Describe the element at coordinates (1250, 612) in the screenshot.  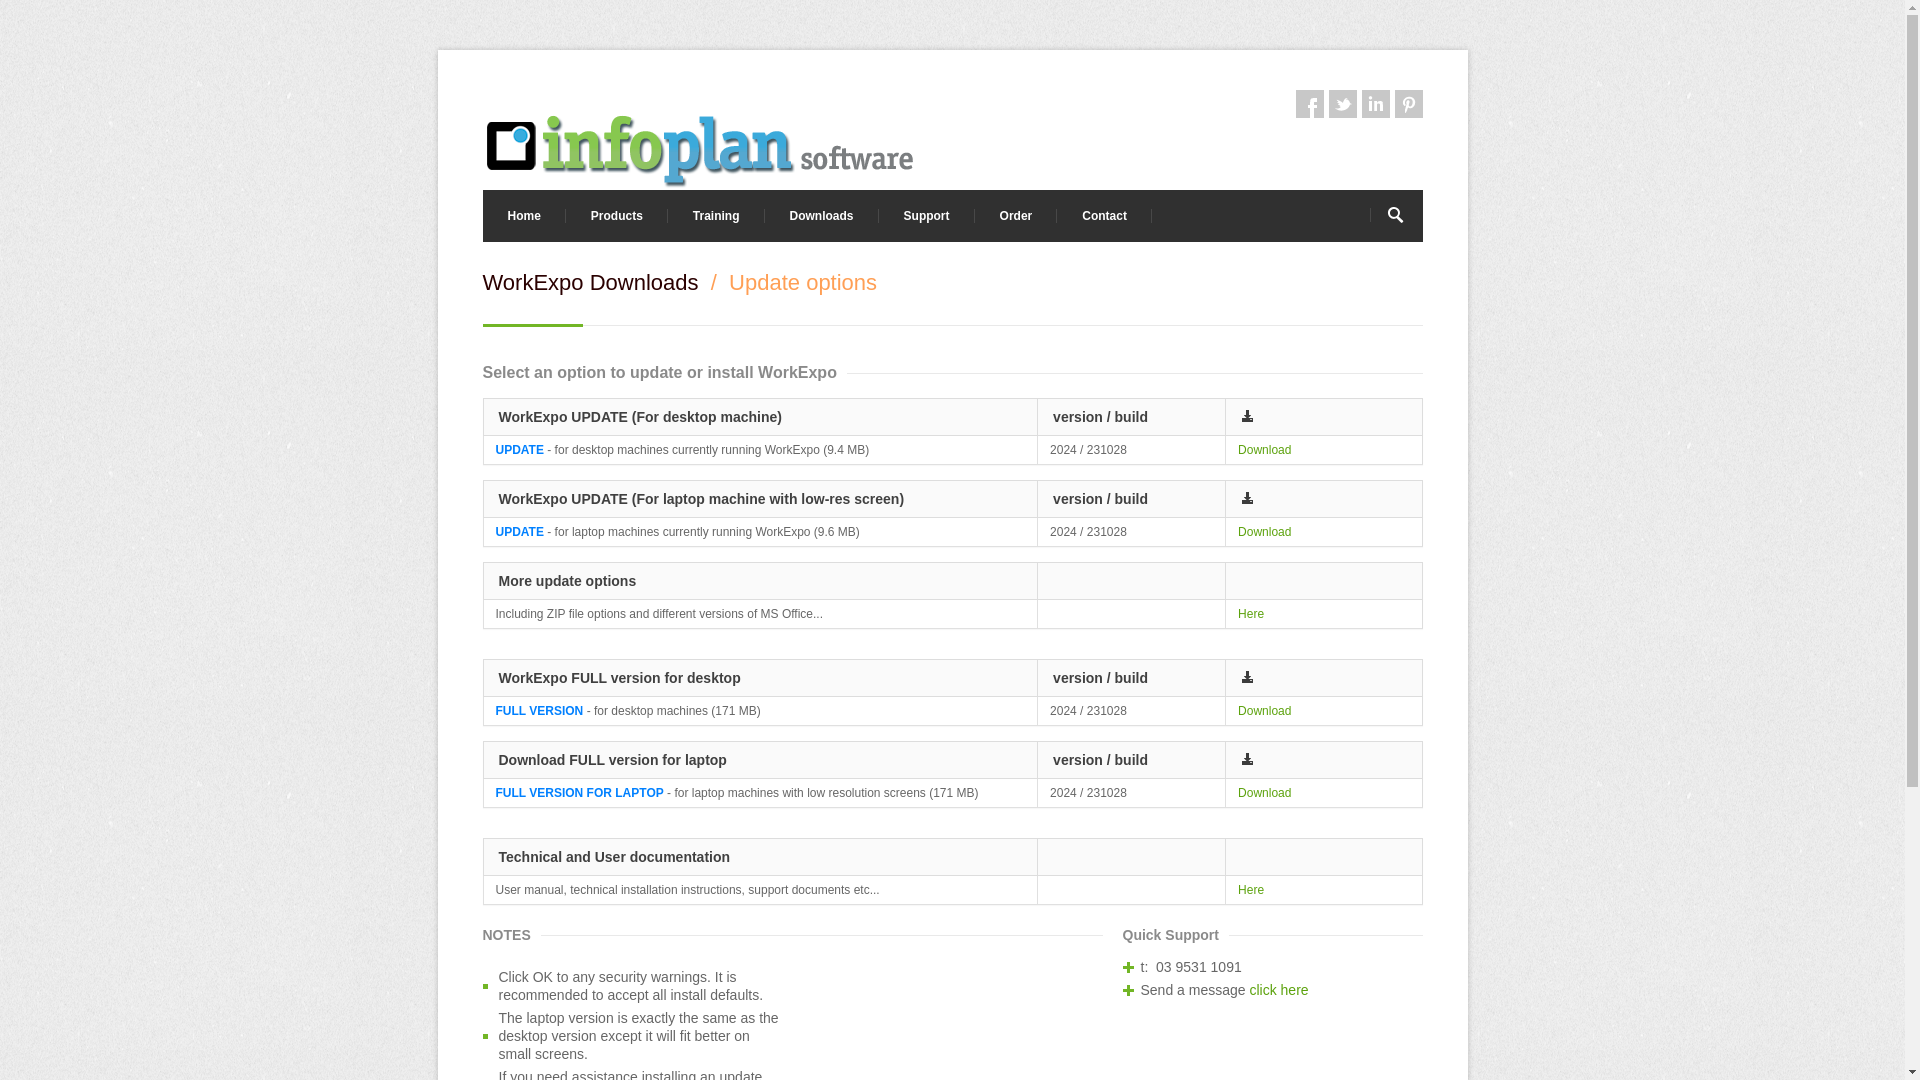
I see `'Here'` at that location.